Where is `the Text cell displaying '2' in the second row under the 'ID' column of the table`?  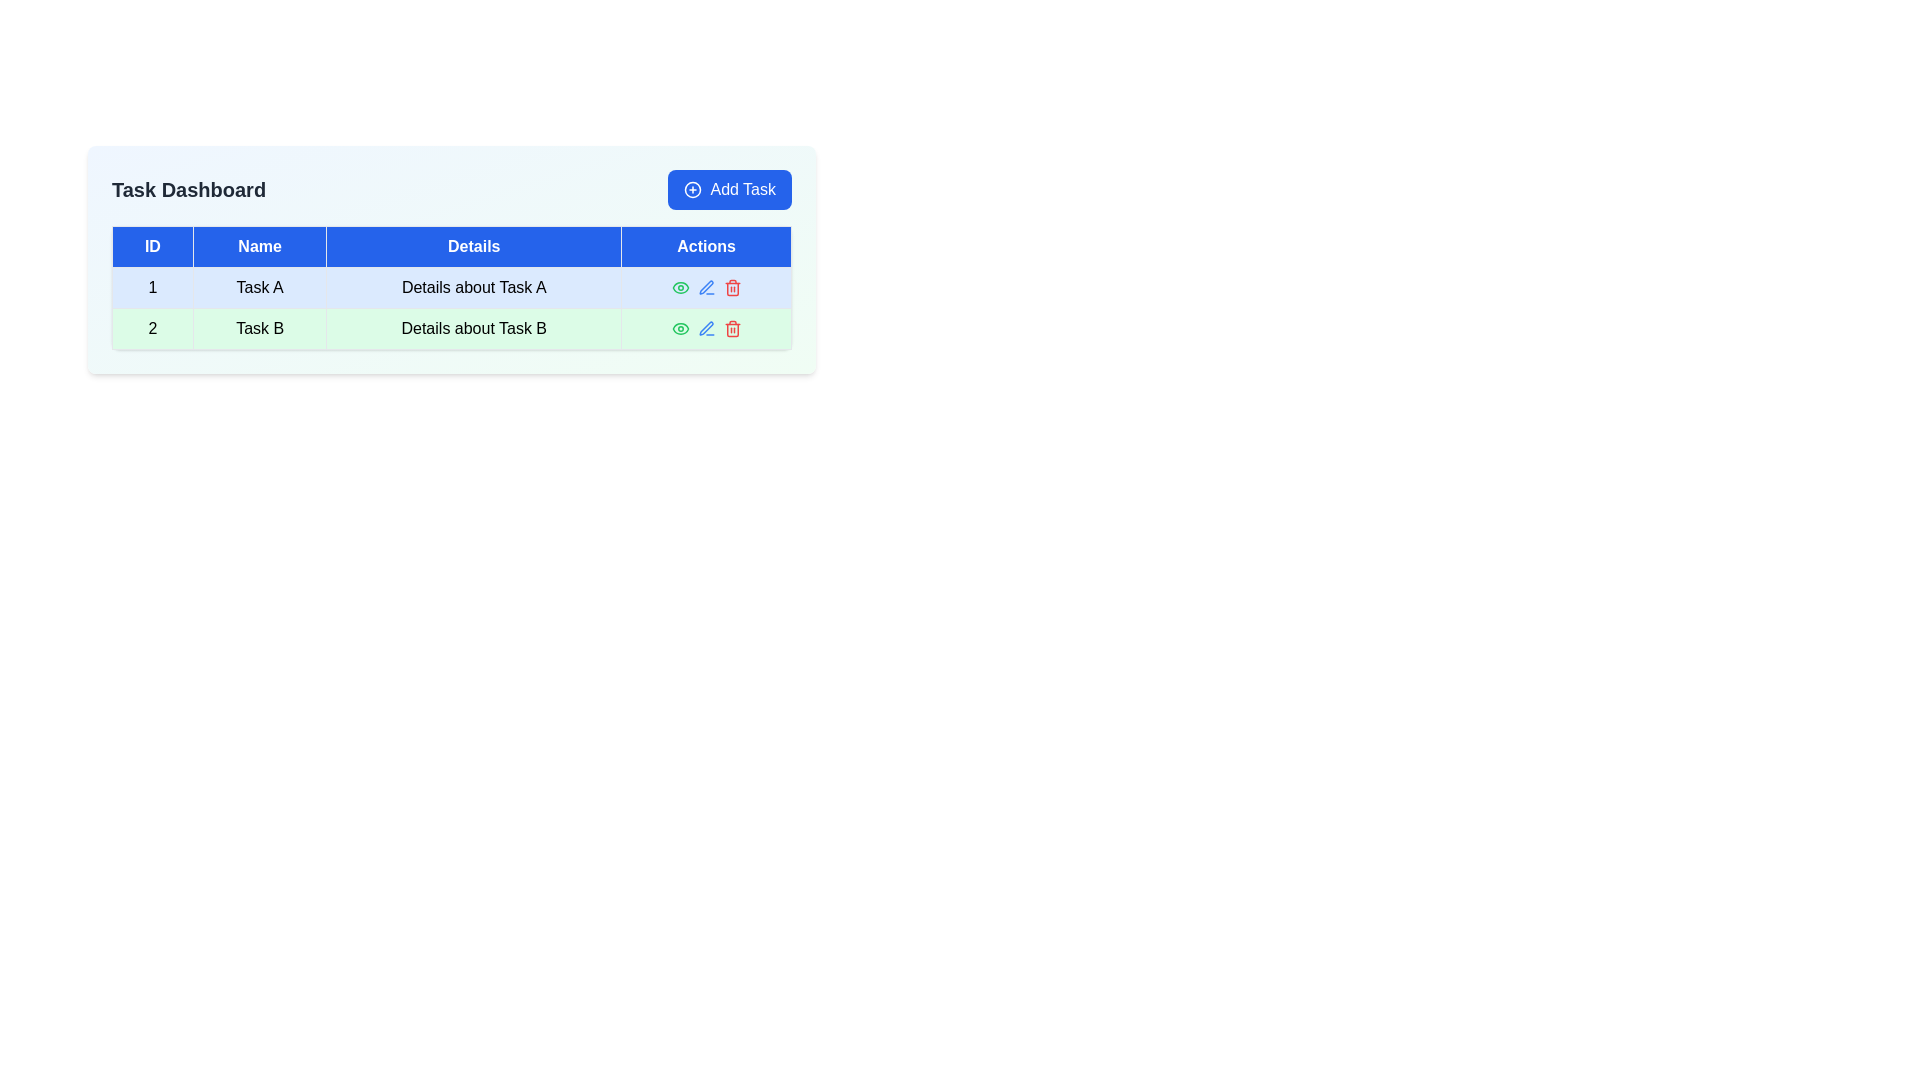
the Text cell displaying '2' in the second row under the 'ID' column of the table is located at coordinates (151, 327).